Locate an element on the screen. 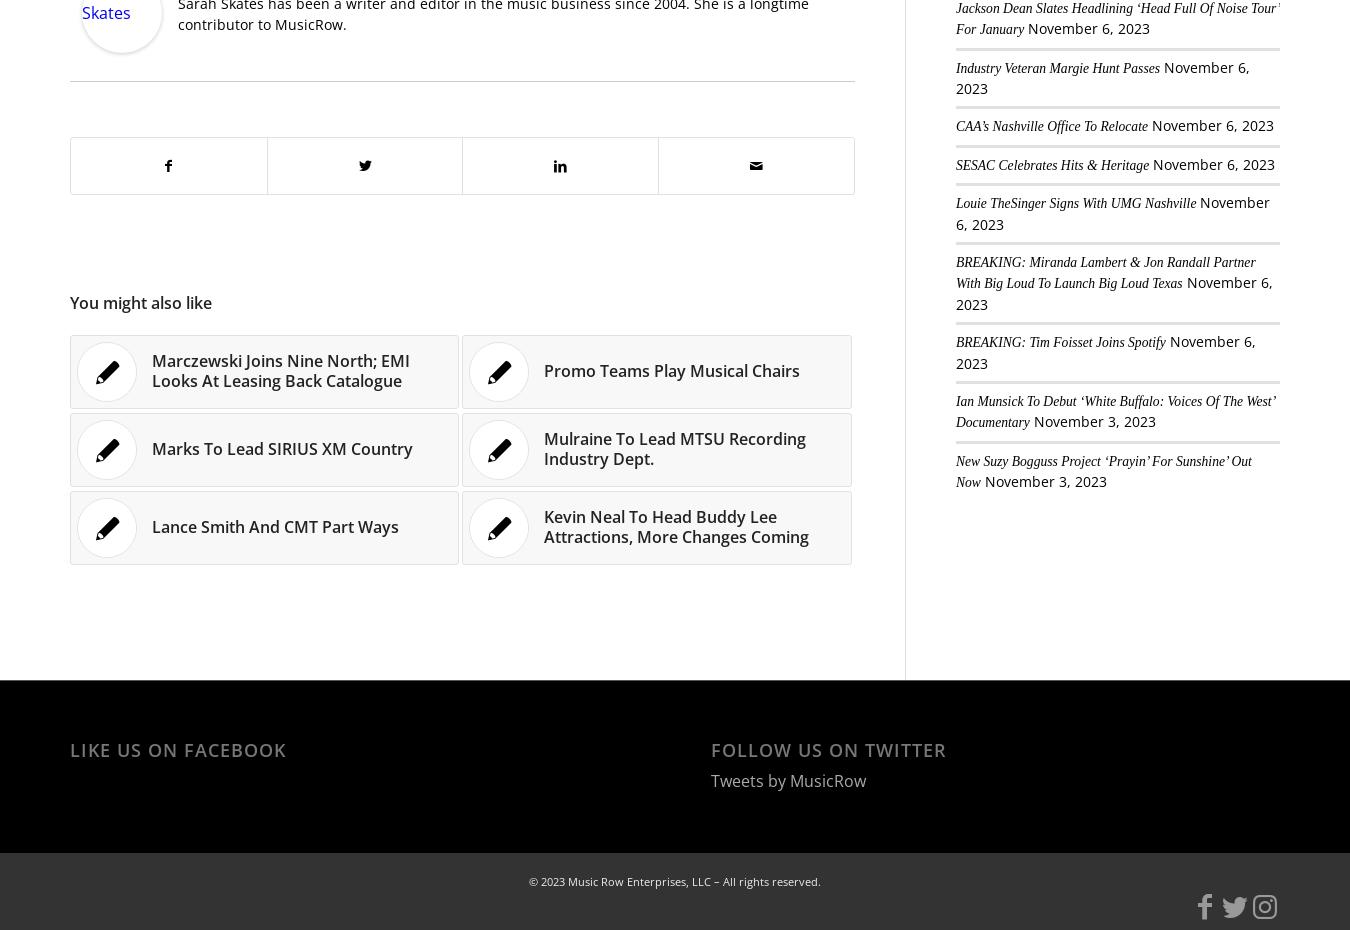 The height and width of the screenshot is (930, 1350). 'CAA’s Nashville Office To Relocate' is located at coordinates (1050, 126).